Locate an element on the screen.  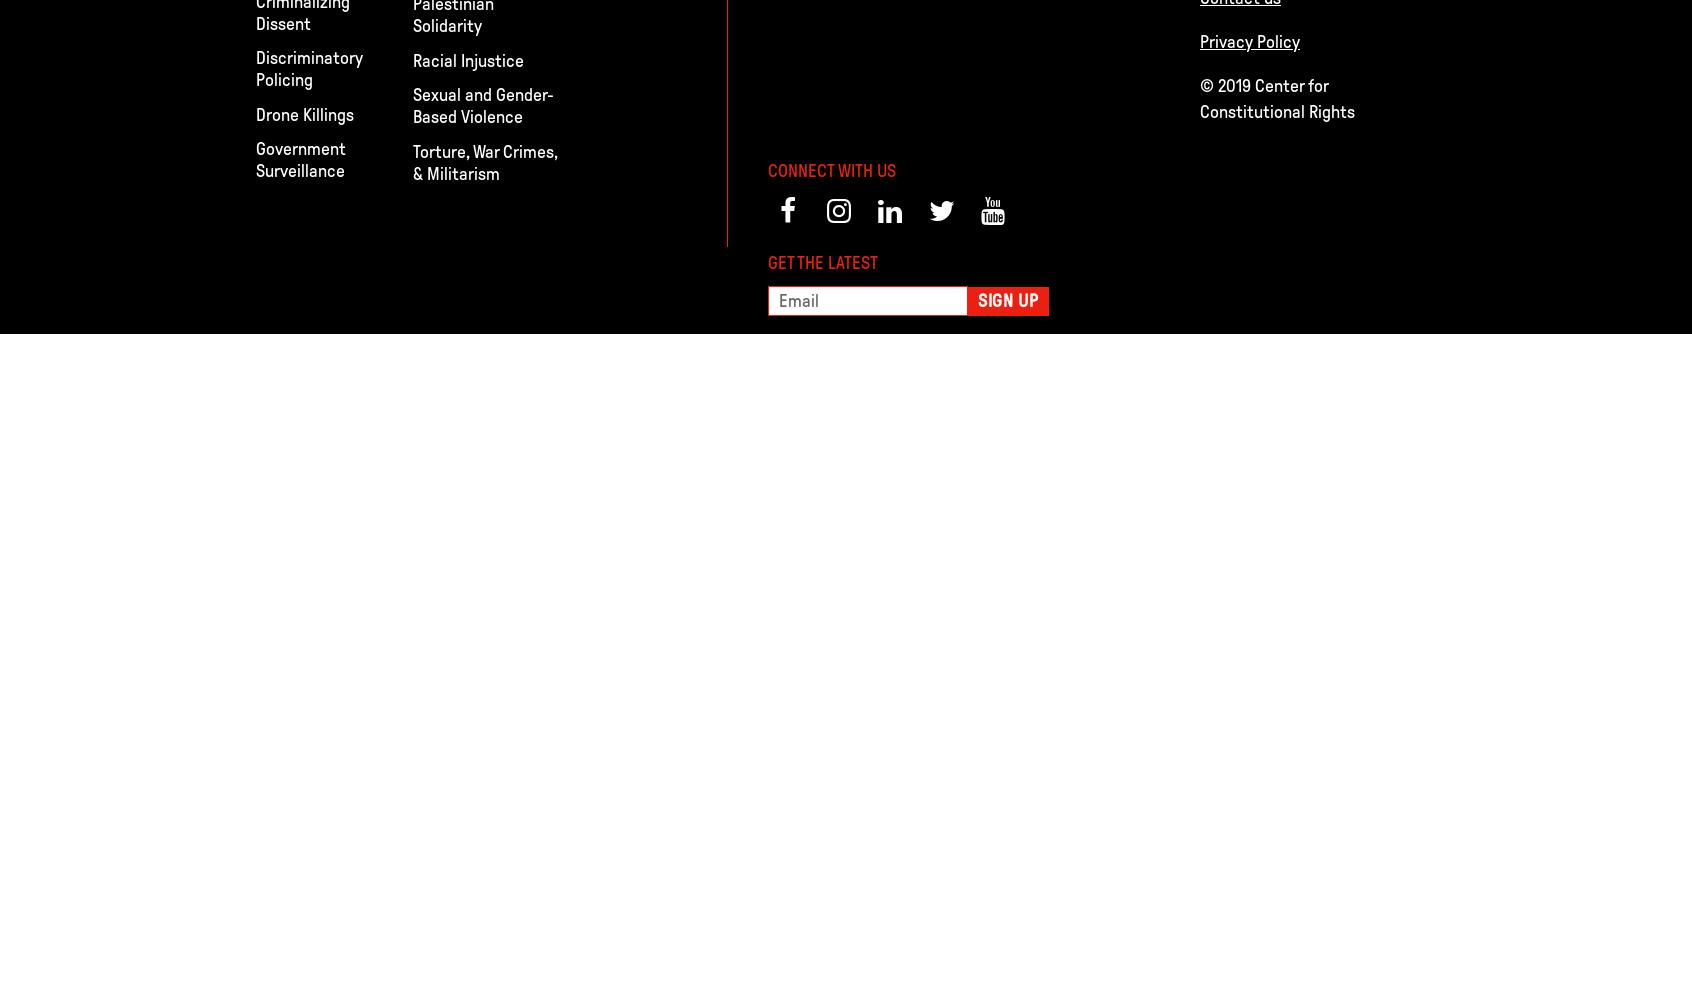
'Connect With Us' is located at coordinates (766, 170).